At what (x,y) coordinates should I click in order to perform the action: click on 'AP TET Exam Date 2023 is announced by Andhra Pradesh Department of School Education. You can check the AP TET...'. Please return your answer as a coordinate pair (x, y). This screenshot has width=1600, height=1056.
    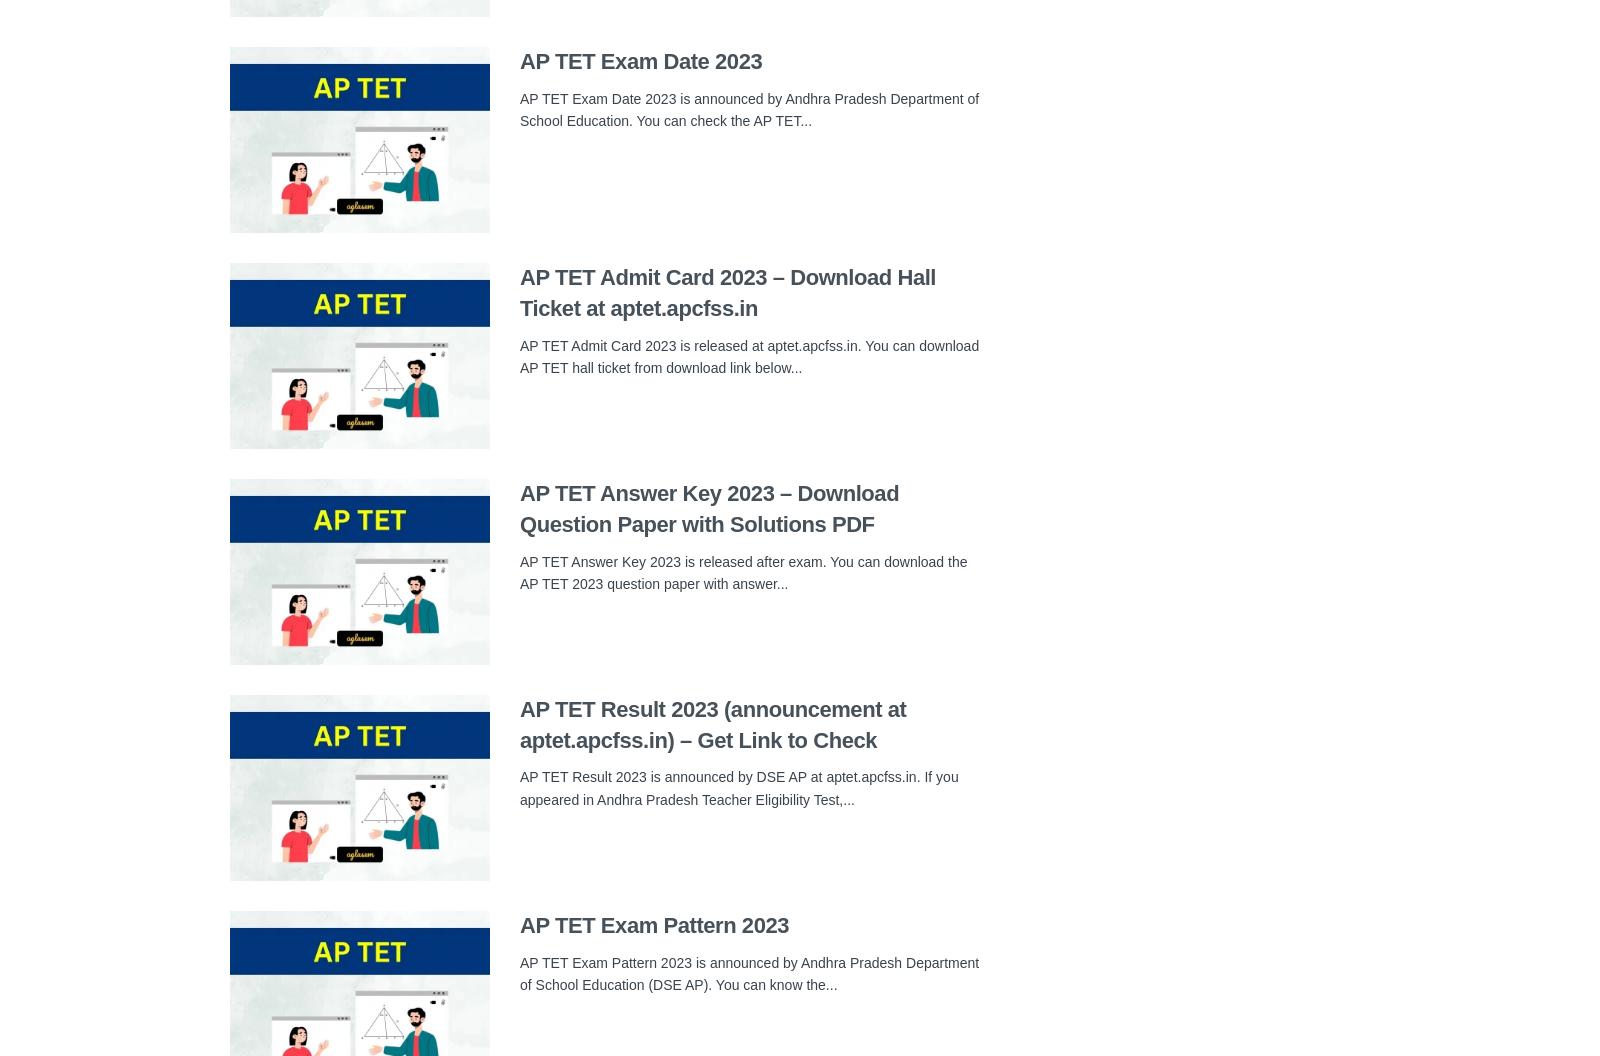
    Looking at the image, I should click on (749, 108).